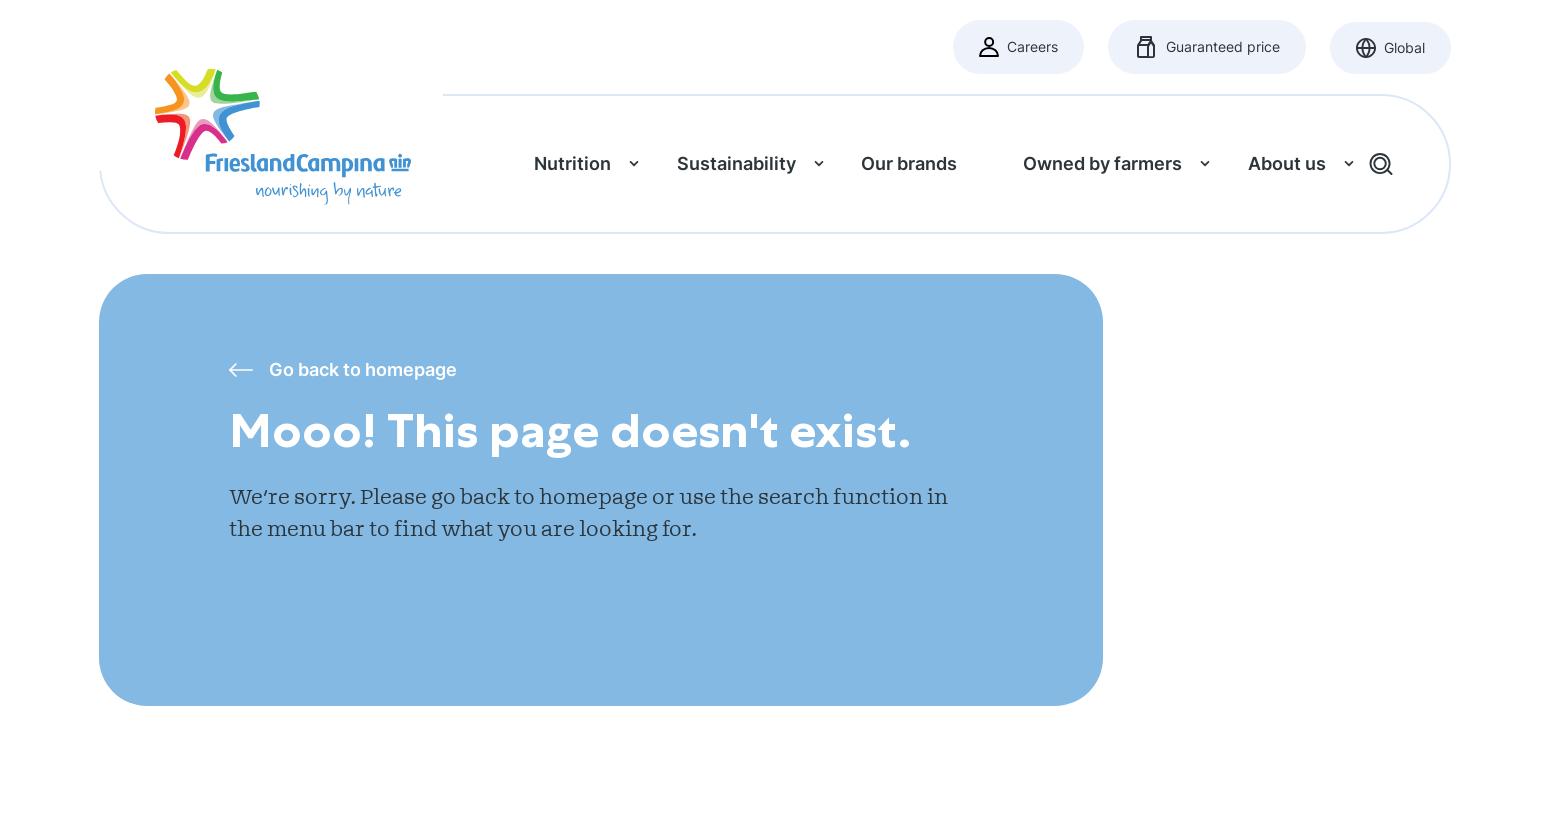  What do you see at coordinates (888, 349) in the screenshot?
I see `'German'` at bounding box center [888, 349].